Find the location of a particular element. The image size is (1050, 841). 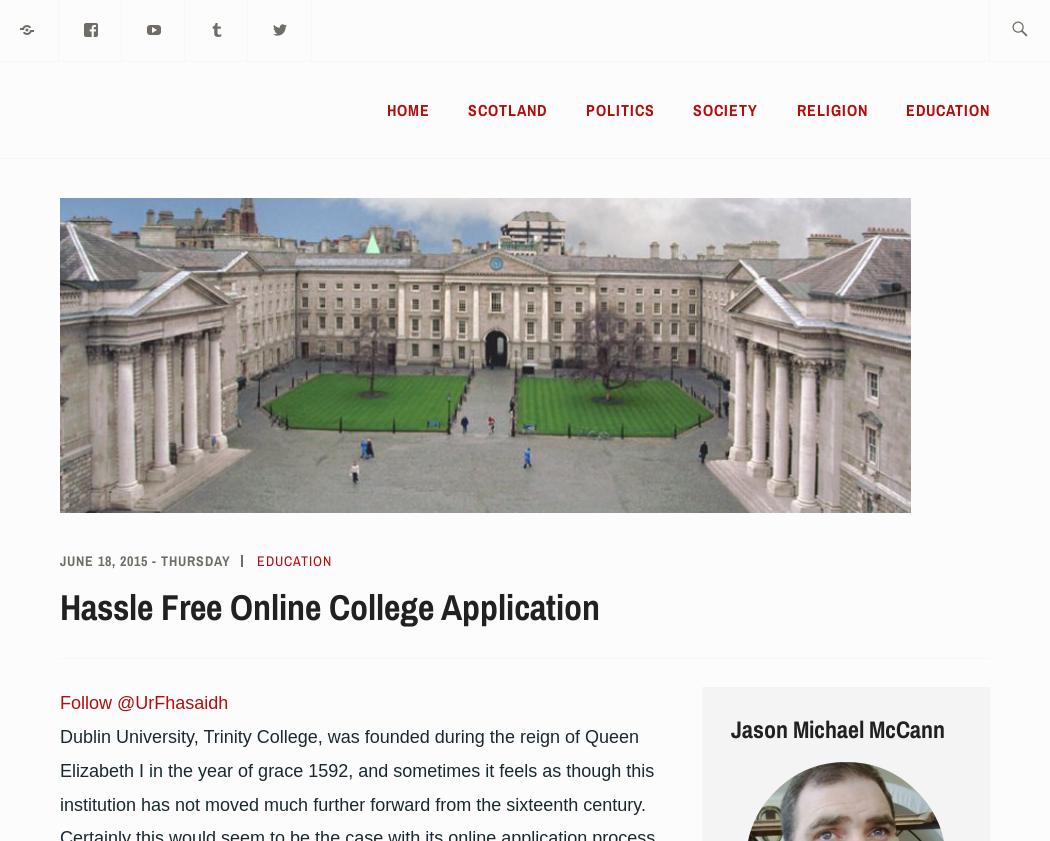

'Religion' is located at coordinates (831, 109).